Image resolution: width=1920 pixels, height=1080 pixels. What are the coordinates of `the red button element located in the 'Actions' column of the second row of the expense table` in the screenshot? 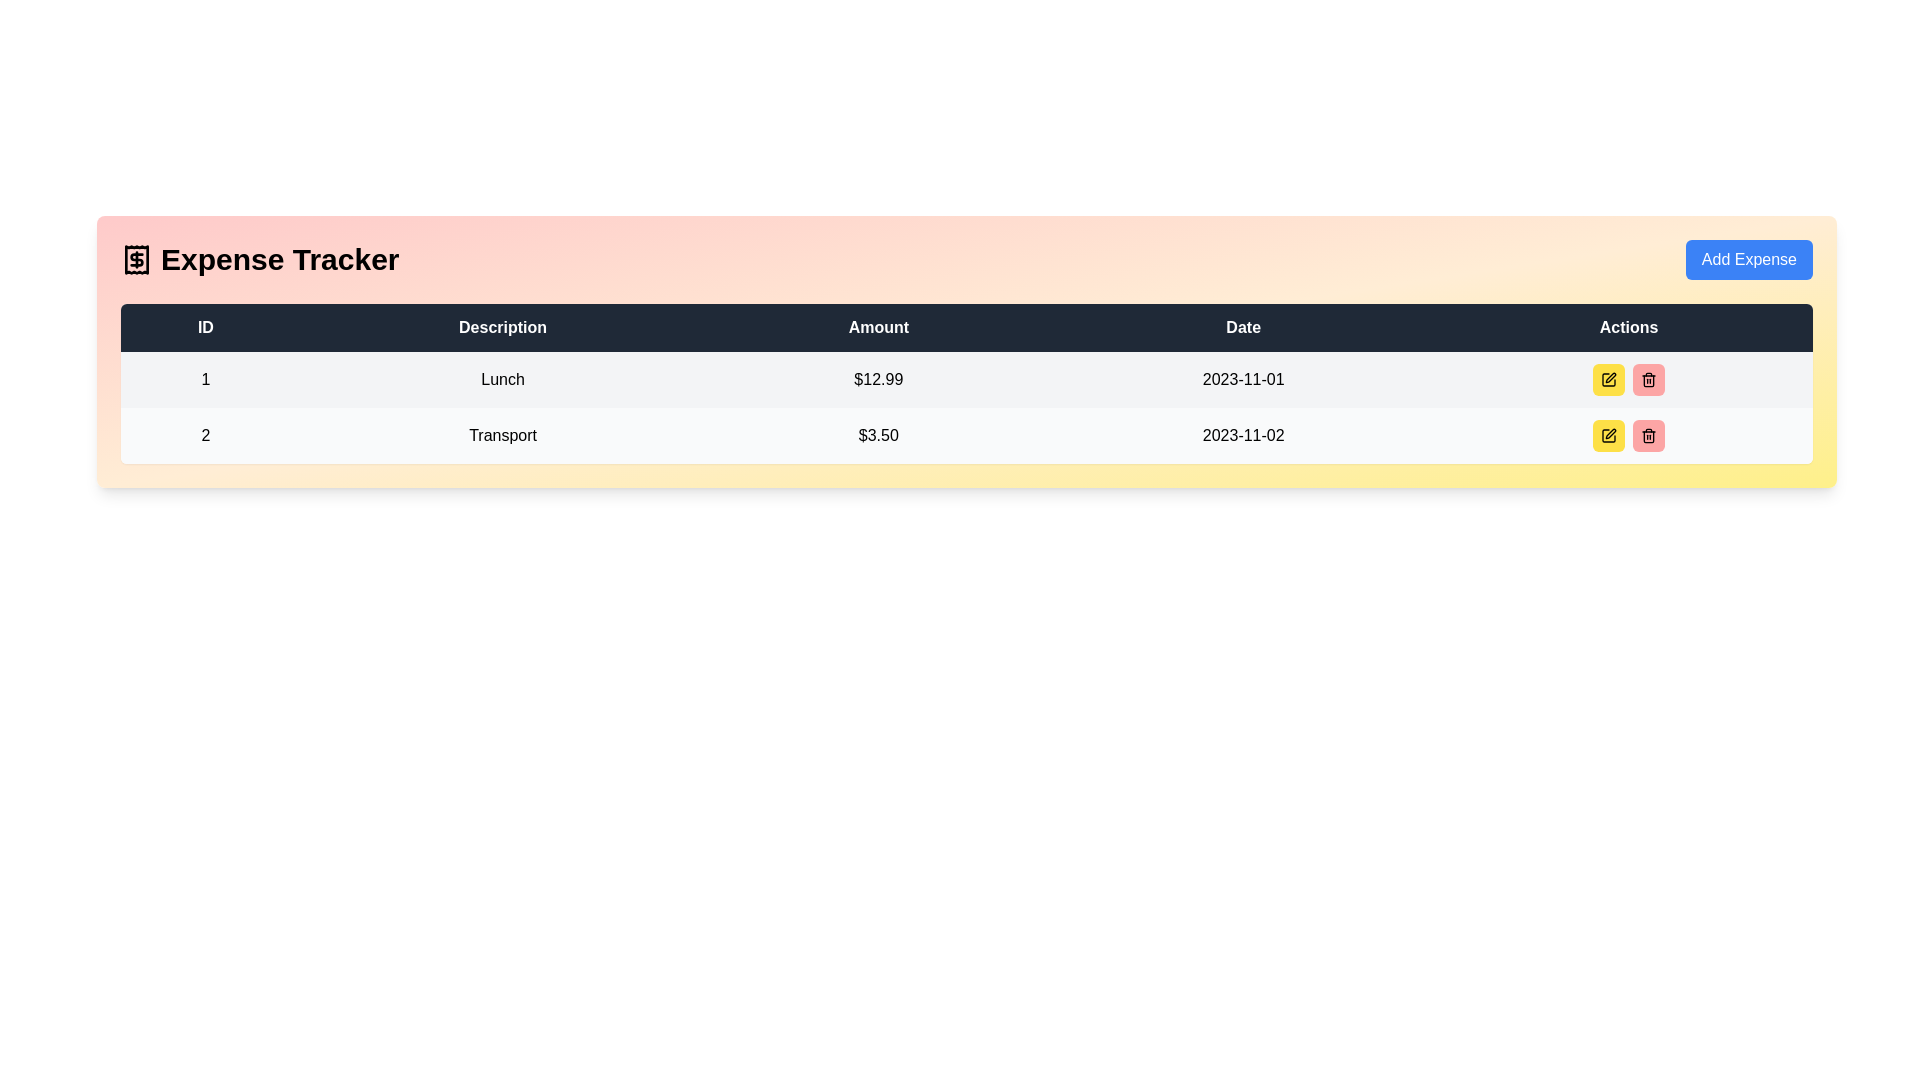 It's located at (1649, 381).